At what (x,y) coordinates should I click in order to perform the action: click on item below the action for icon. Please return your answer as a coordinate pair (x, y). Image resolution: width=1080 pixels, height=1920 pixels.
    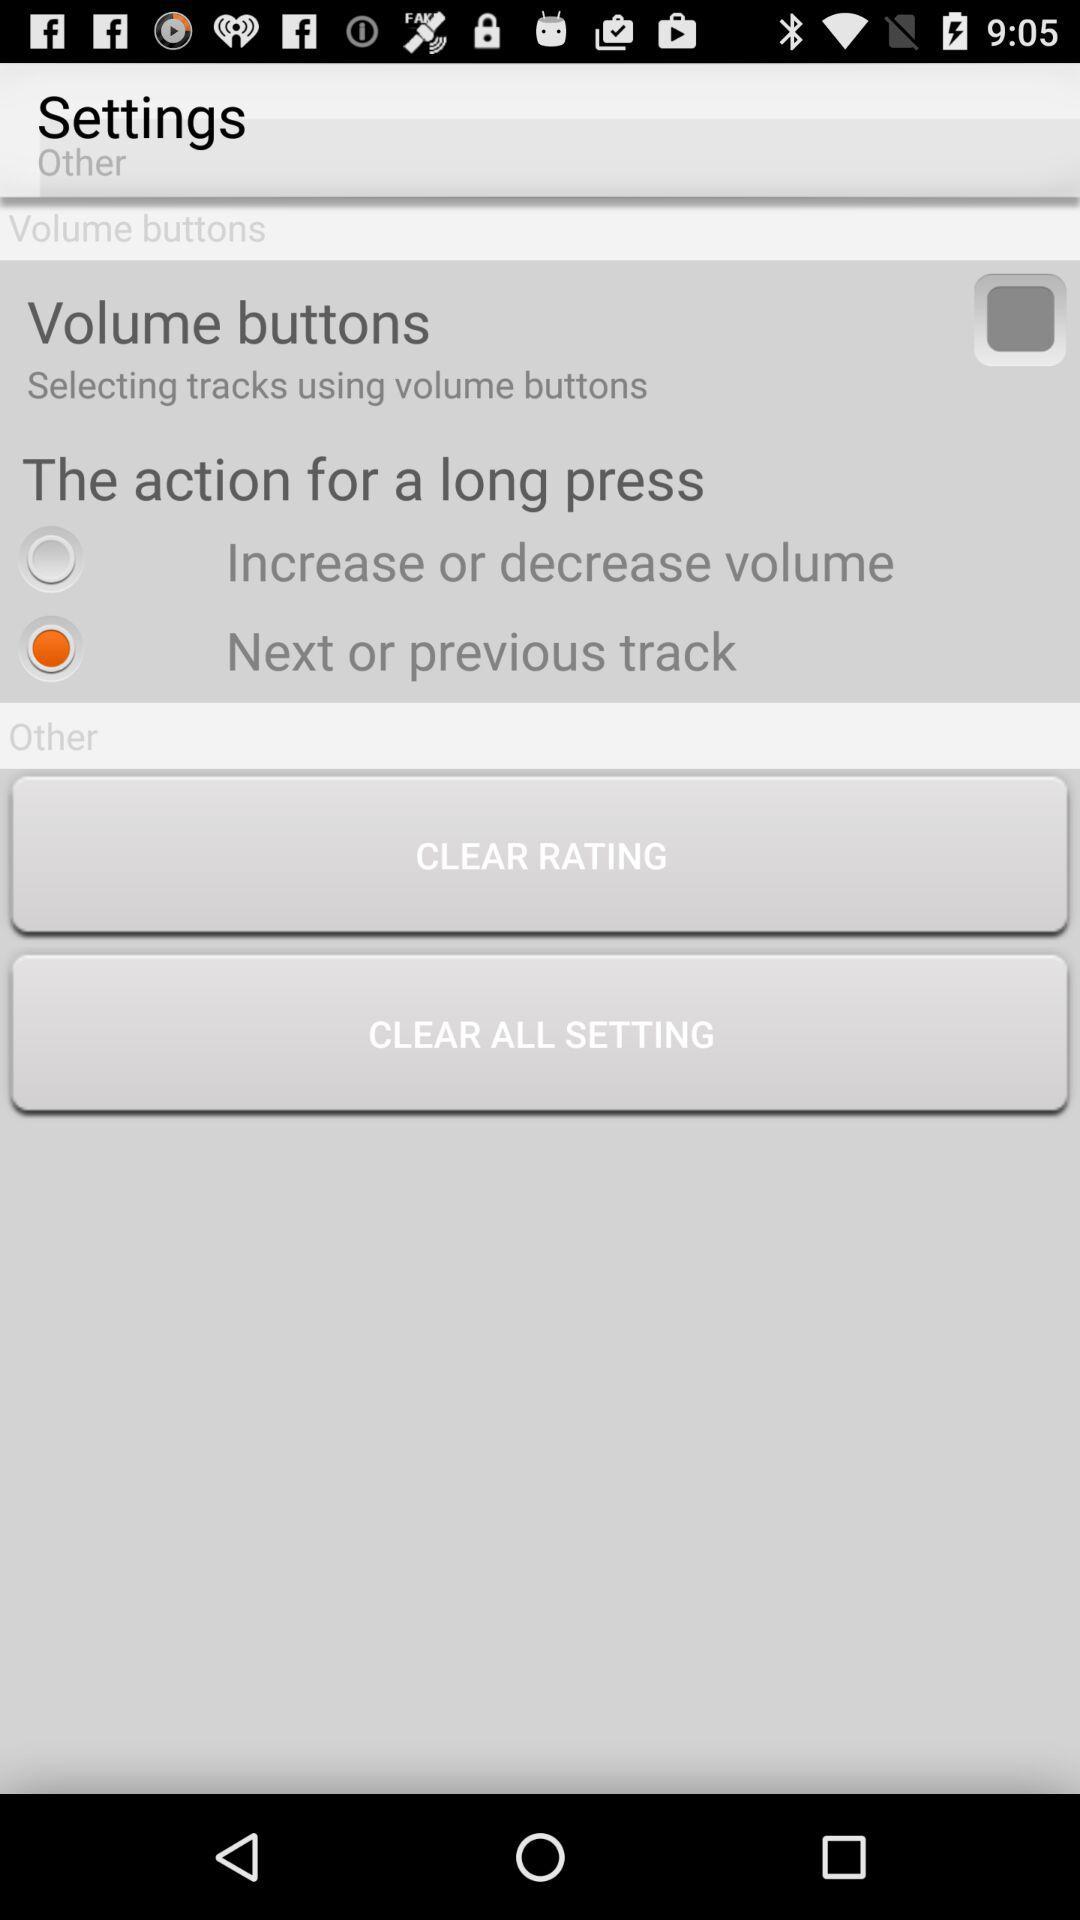
    Looking at the image, I should click on (451, 560).